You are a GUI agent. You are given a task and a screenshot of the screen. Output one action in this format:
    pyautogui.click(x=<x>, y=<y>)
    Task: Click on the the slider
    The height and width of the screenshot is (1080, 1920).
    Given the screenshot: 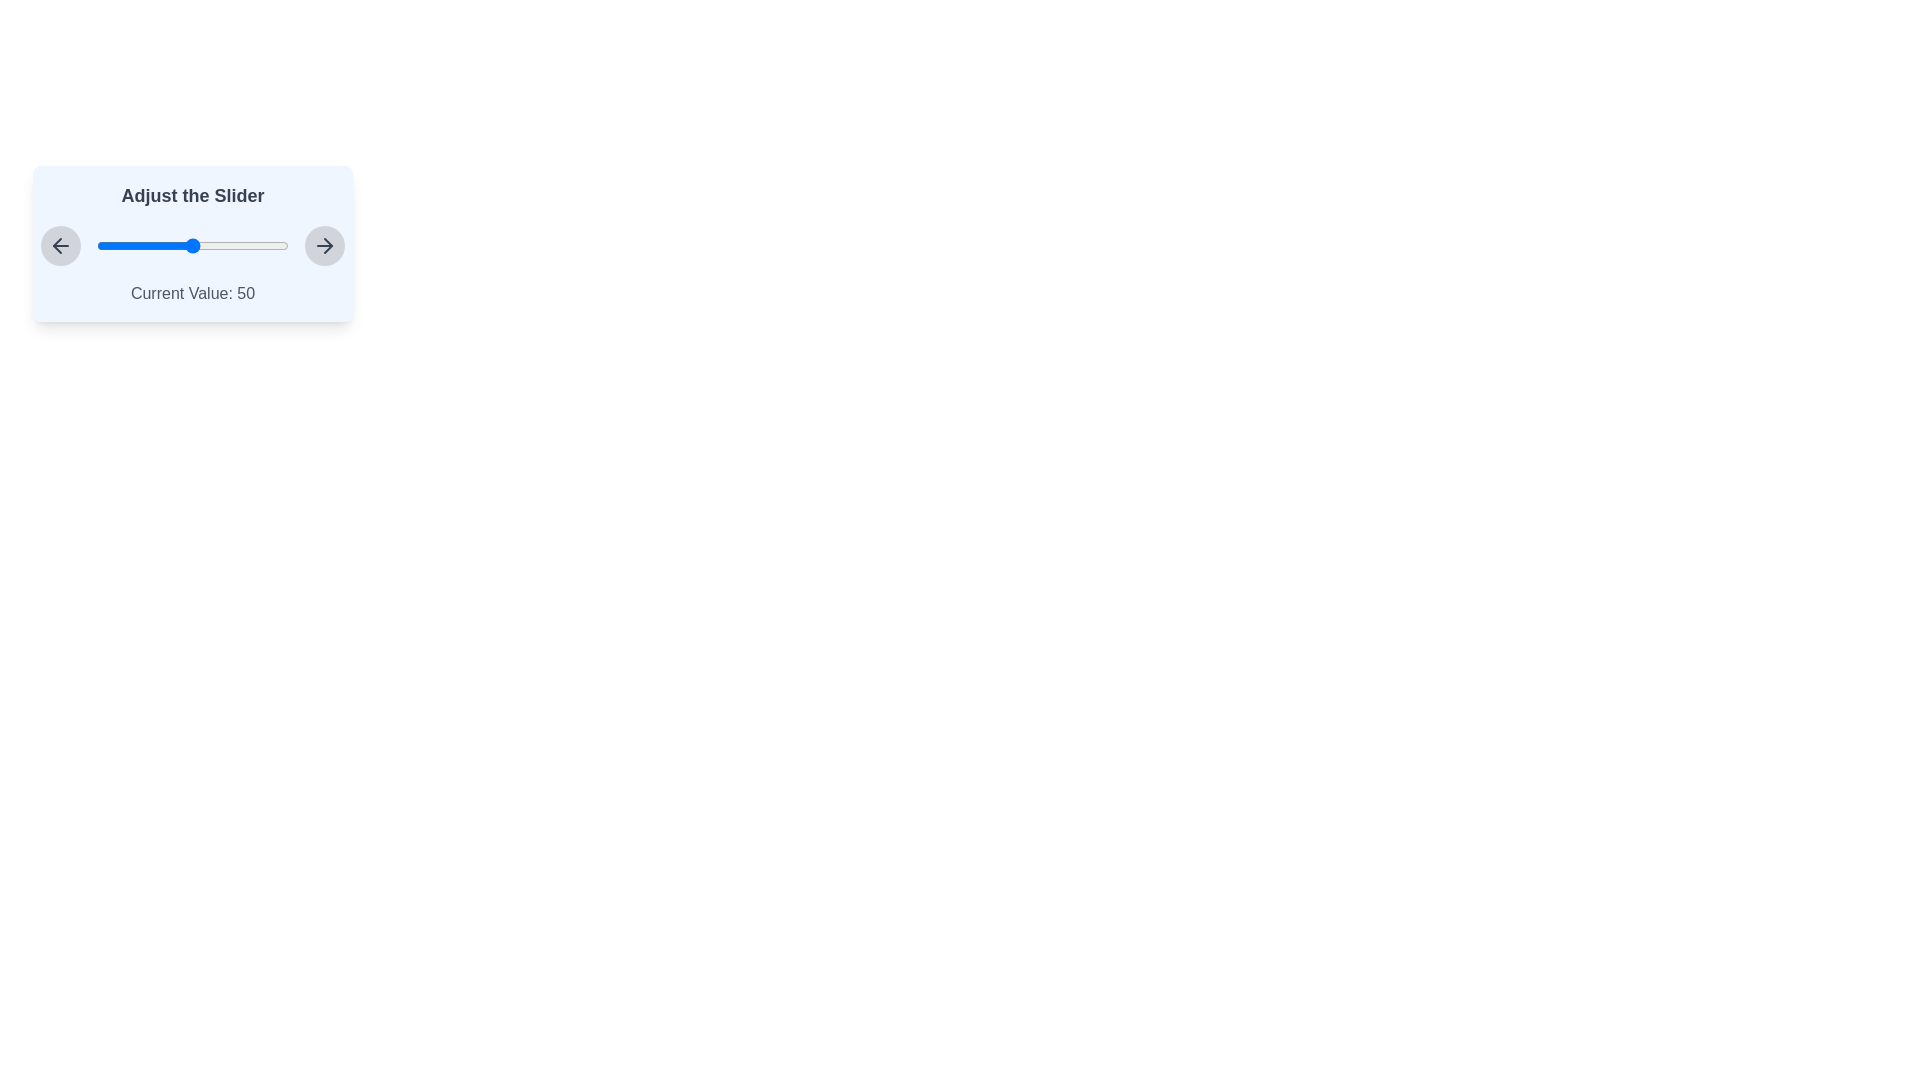 What is the action you would take?
    pyautogui.click(x=198, y=245)
    